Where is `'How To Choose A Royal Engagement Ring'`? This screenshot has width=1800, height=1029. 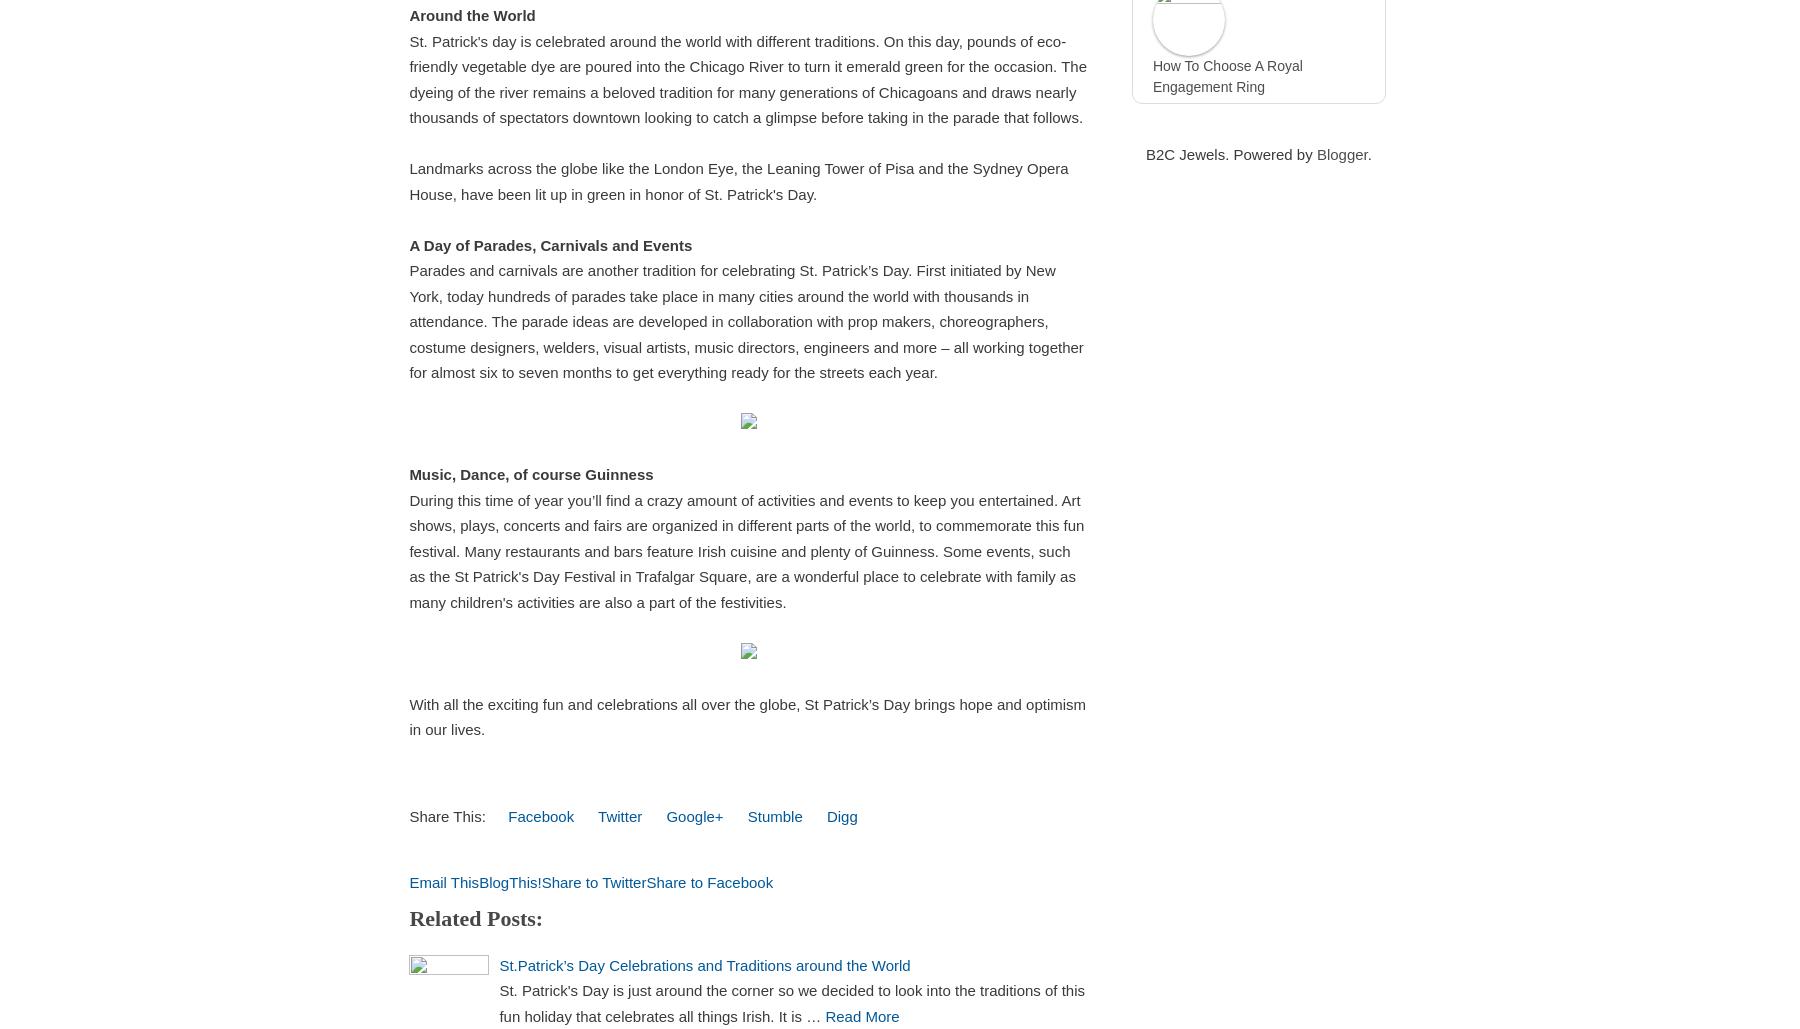 'How To Choose A Royal Engagement Ring' is located at coordinates (1151, 75).